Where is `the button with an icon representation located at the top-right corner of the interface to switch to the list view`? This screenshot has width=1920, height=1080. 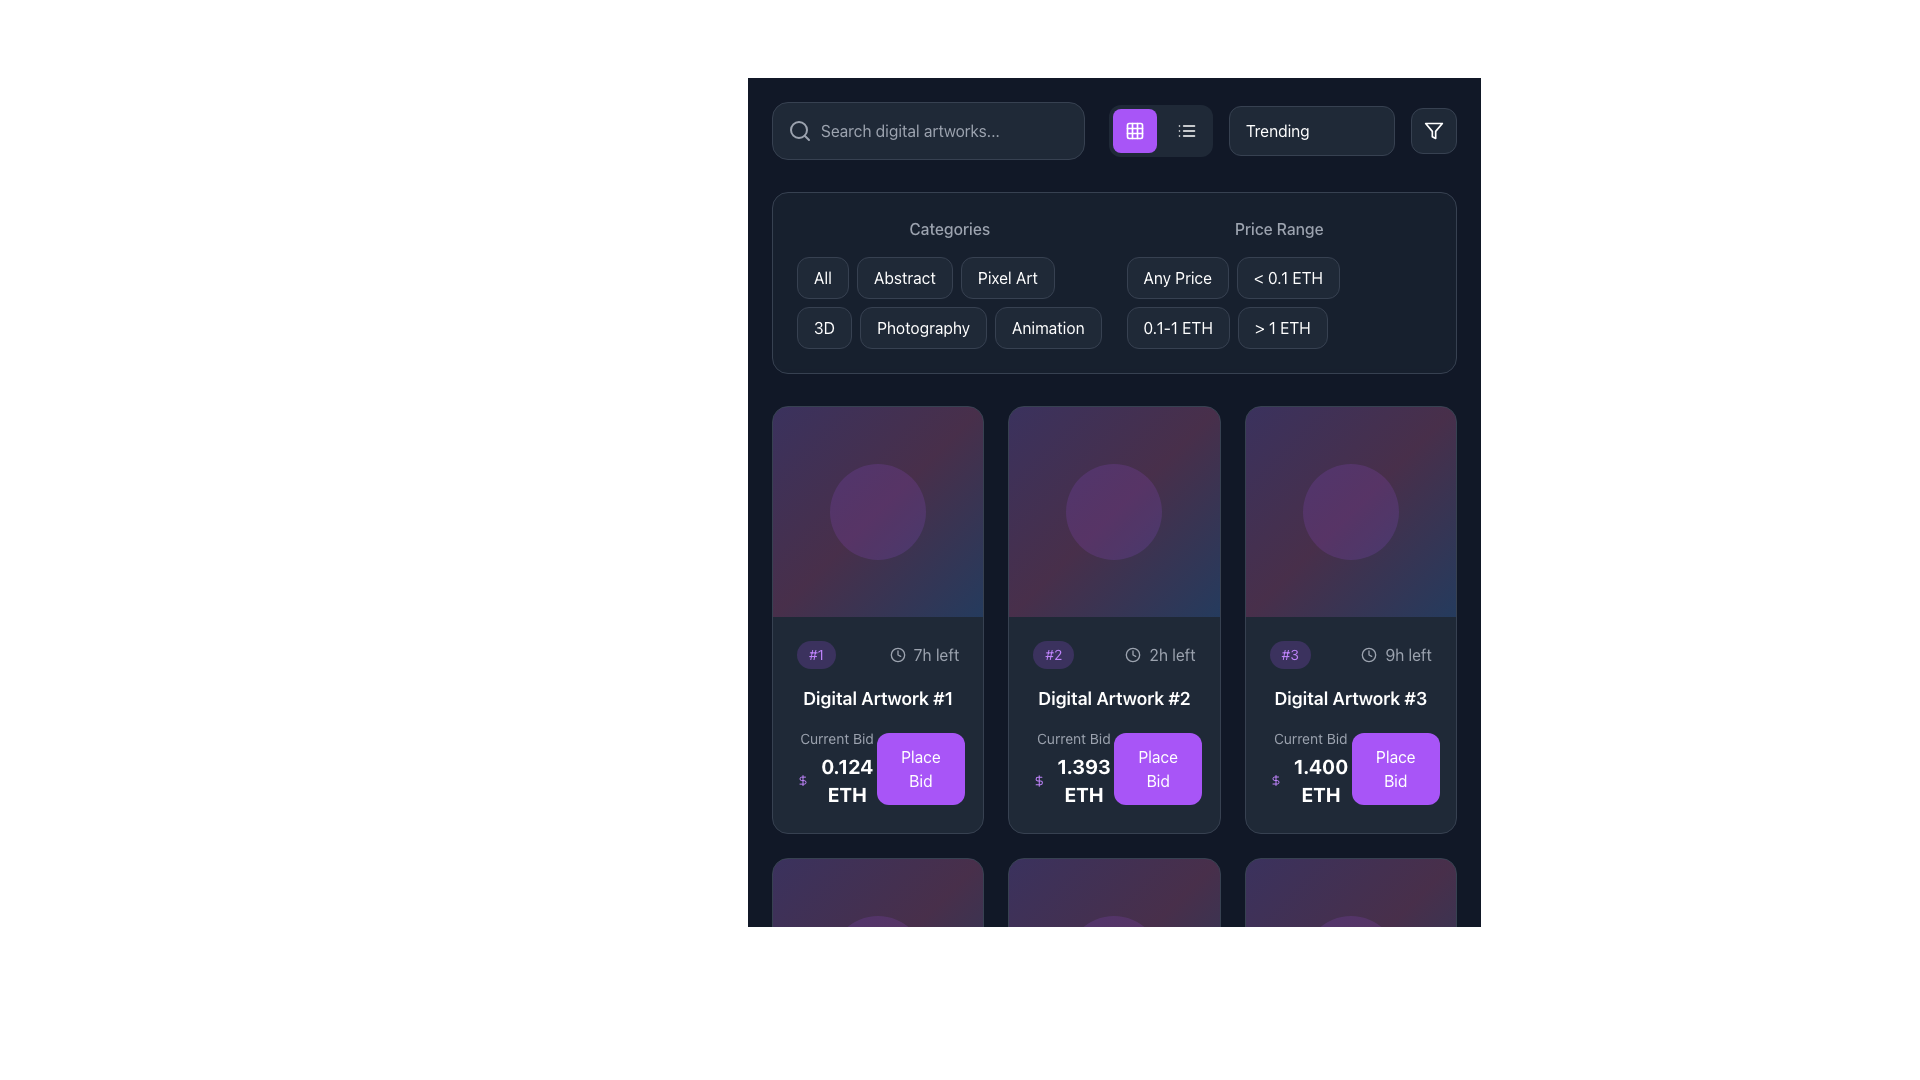
the button with an icon representation located at the top-right corner of the interface to switch to the list view is located at coordinates (1186, 131).